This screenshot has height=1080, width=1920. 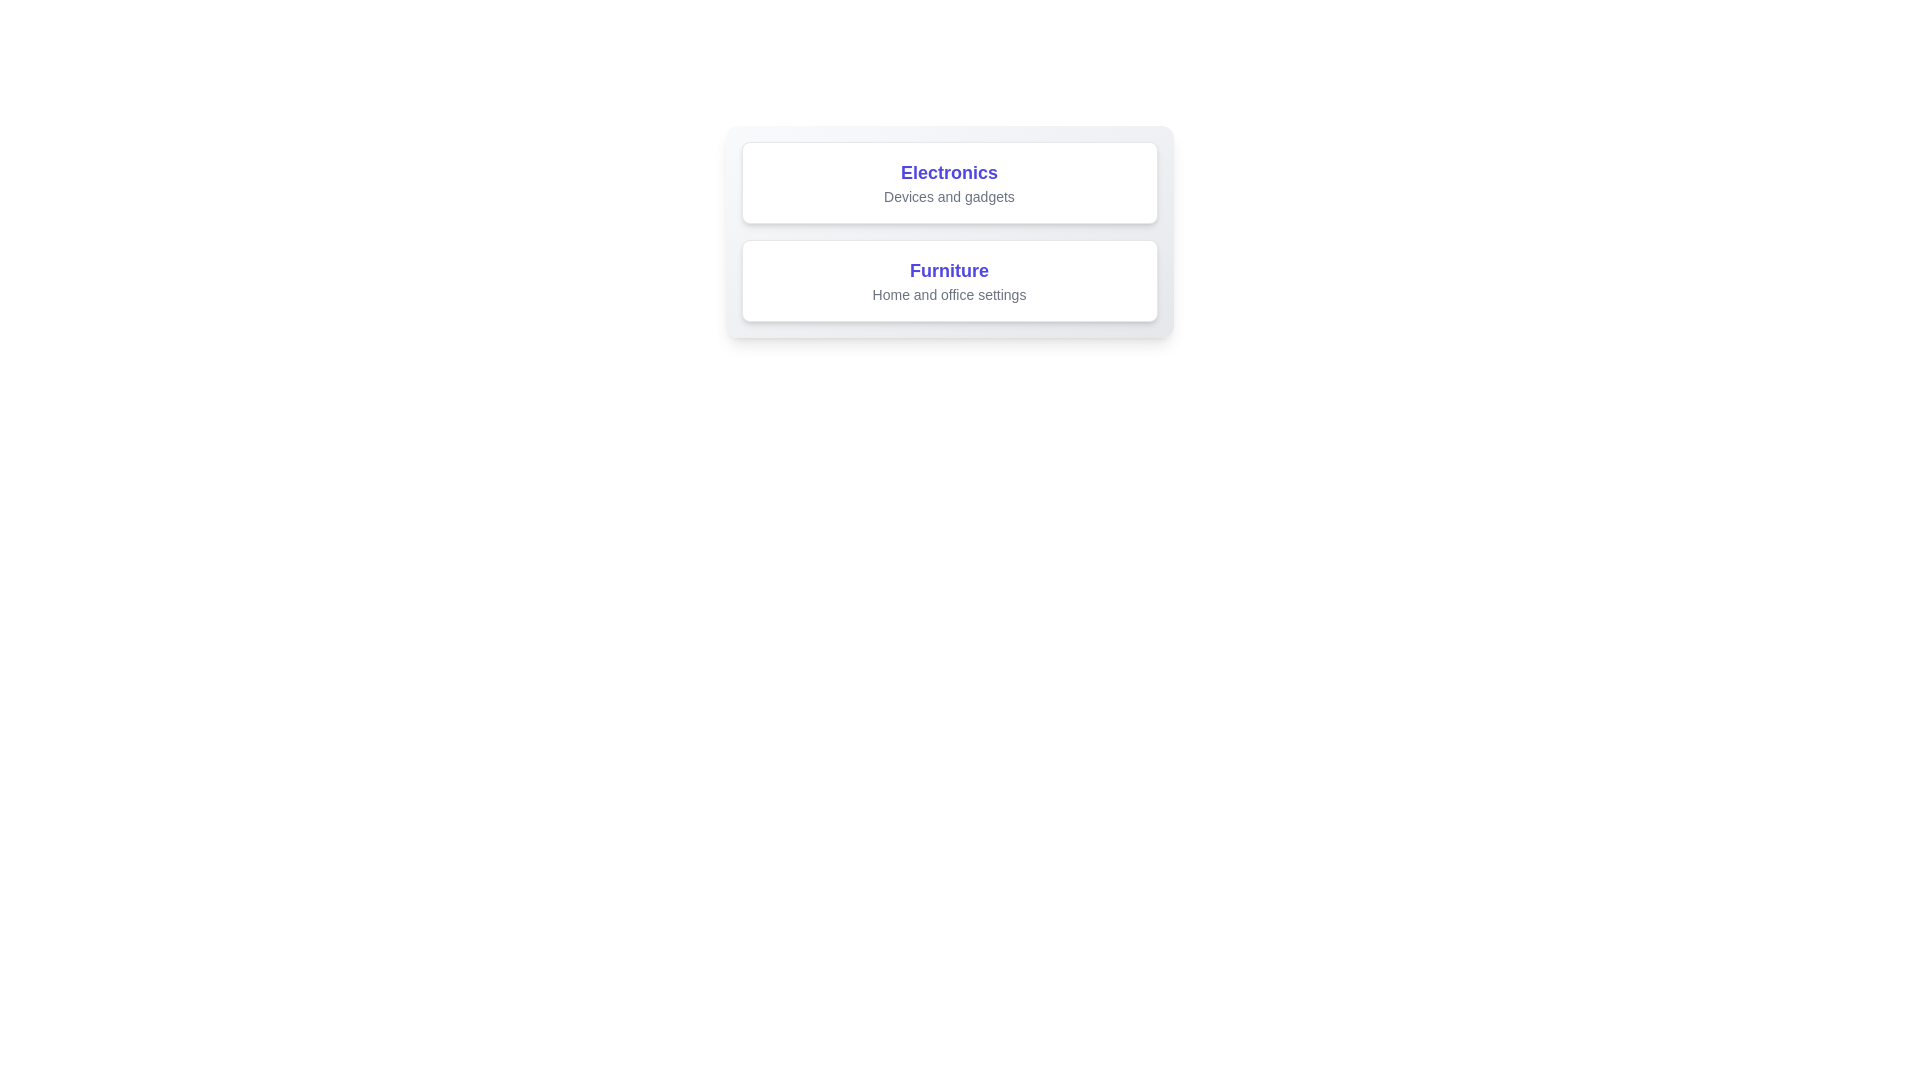 What do you see at coordinates (948, 172) in the screenshot?
I see `the 'Electronics' text label, which is a bold, prominent label styled in deep indigo-blue, located at the top of the first card in a vertically stacked layout` at bounding box center [948, 172].